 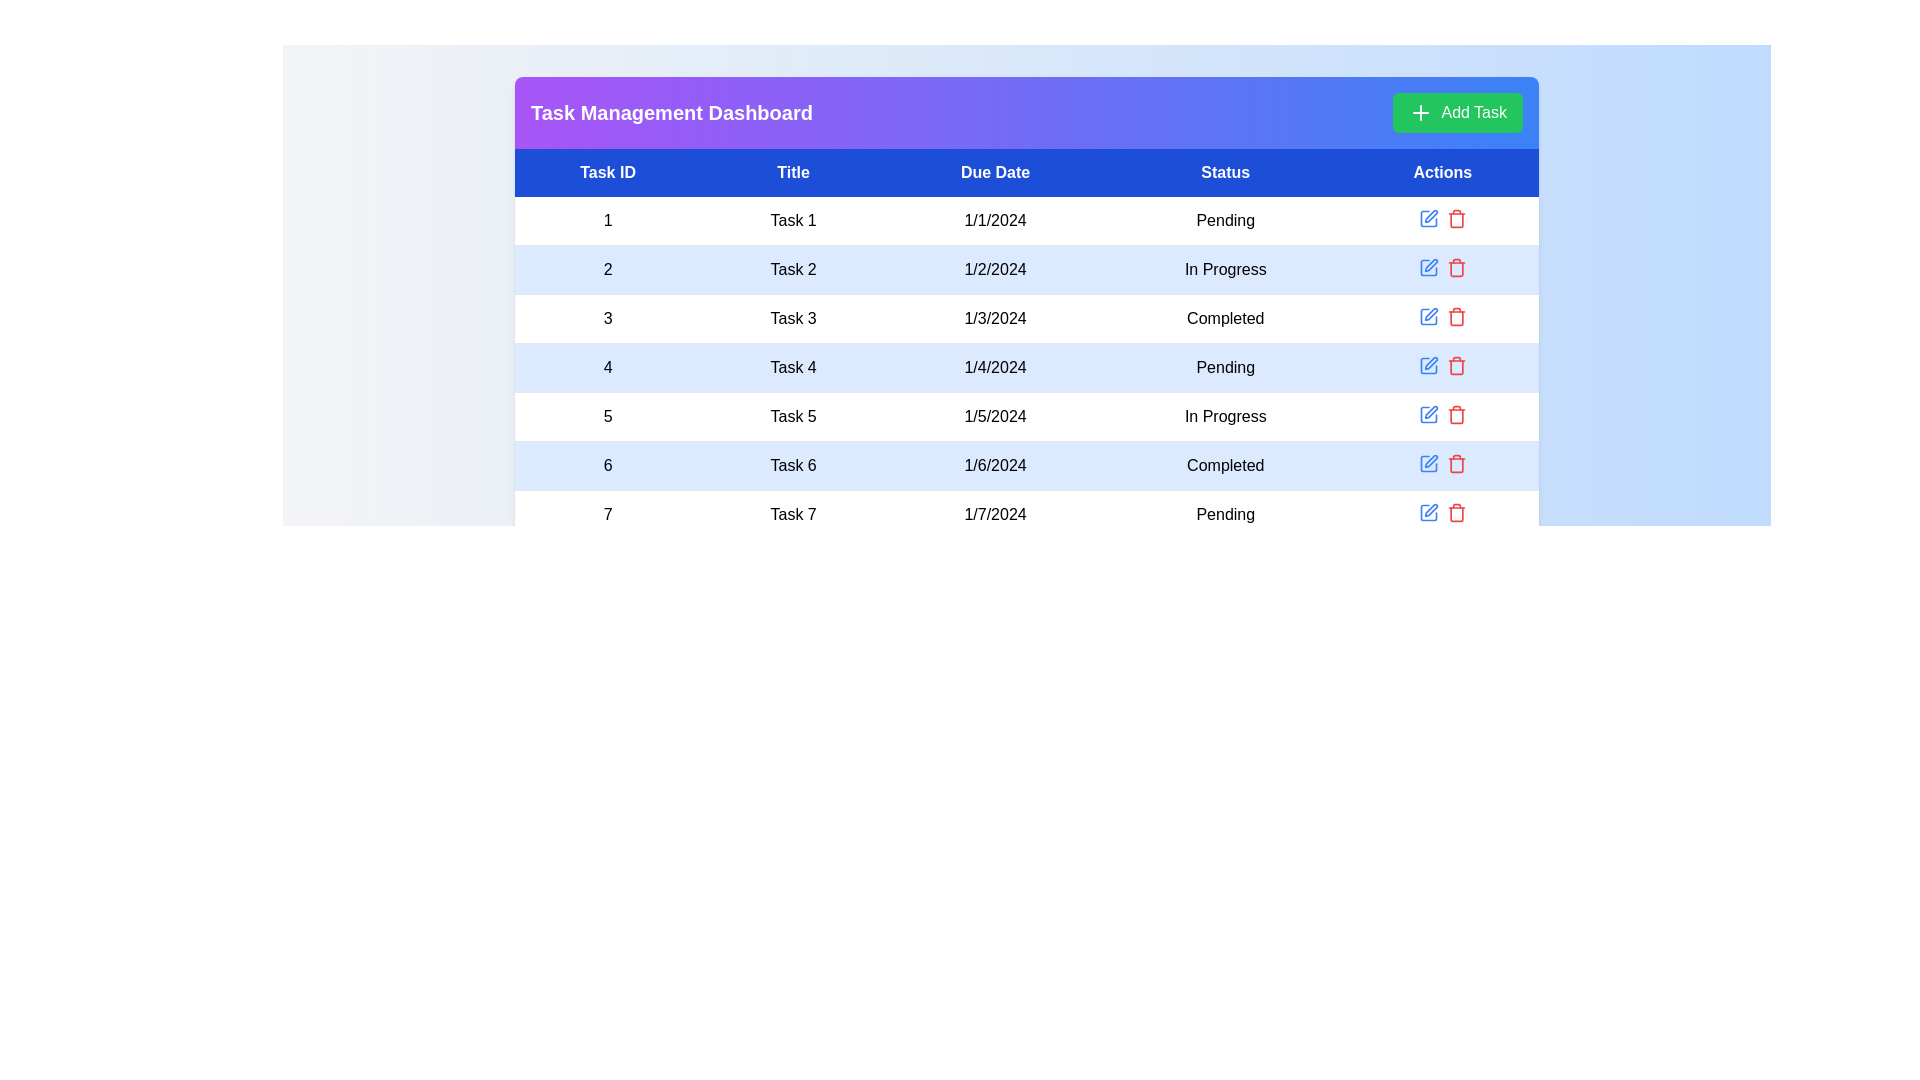 I want to click on delete icon for the task with ID 1, so click(x=1456, y=219).